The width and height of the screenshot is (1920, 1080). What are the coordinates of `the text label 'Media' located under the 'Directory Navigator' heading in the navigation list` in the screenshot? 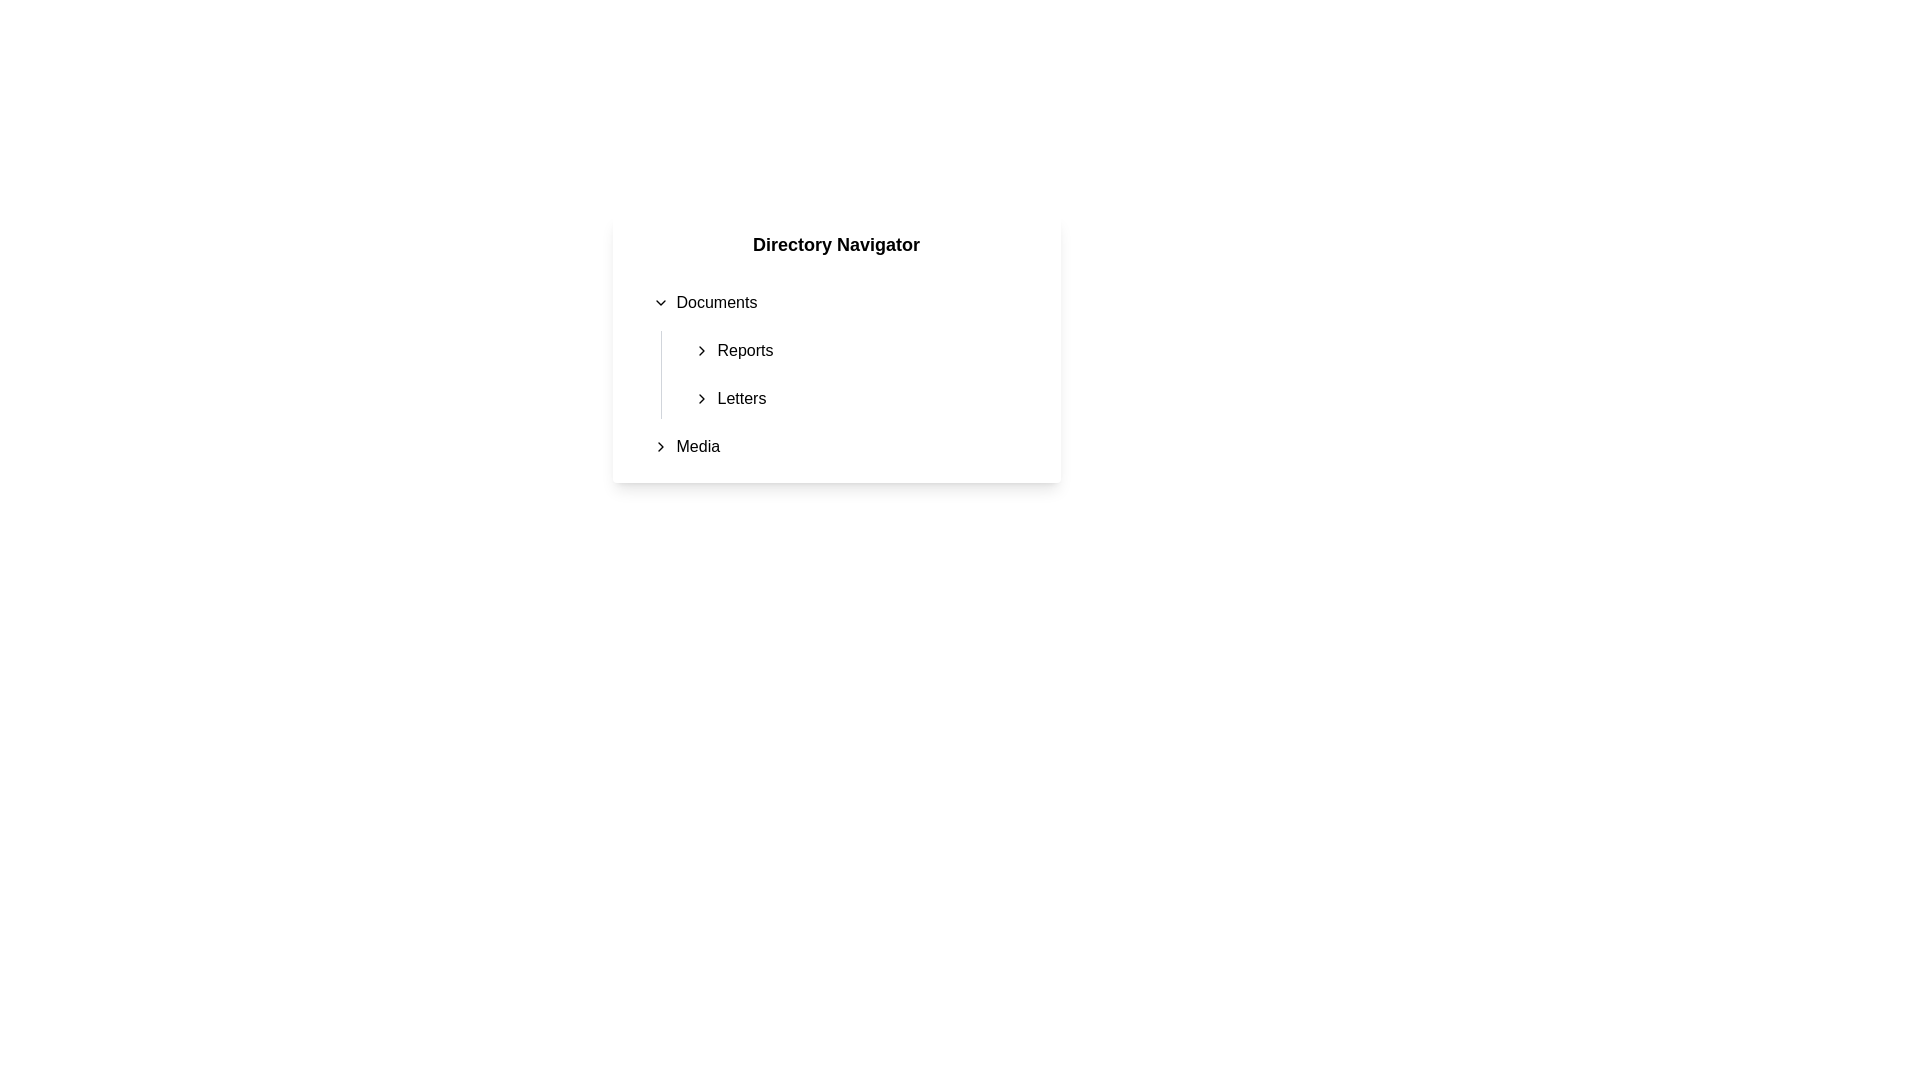 It's located at (698, 446).